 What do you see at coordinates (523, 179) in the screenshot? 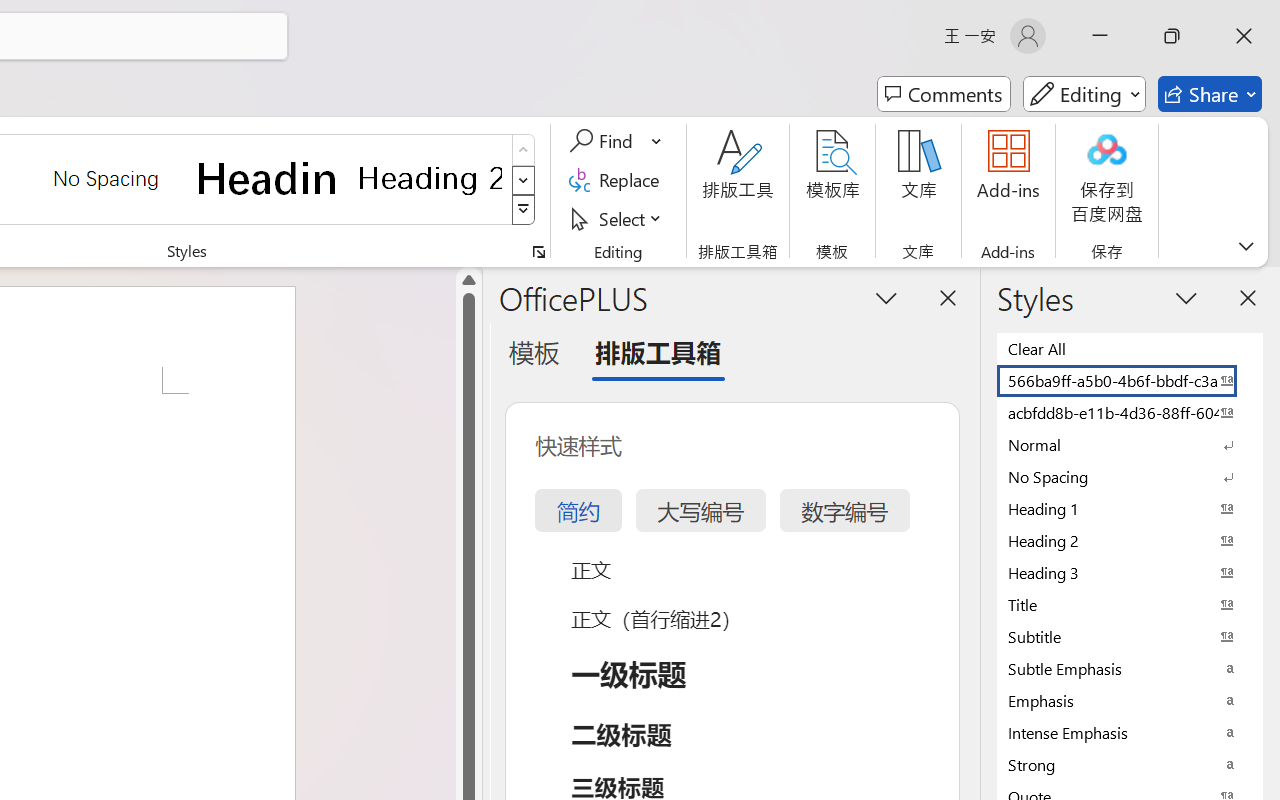
I see `'Row Down'` at bounding box center [523, 179].